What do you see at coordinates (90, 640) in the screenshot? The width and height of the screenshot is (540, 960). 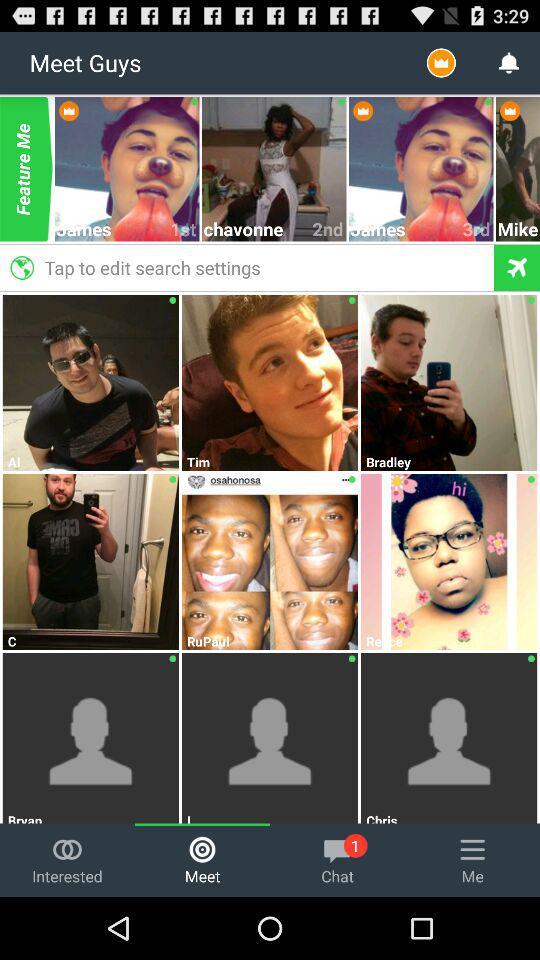 I see `c` at bounding box center [90, 640].